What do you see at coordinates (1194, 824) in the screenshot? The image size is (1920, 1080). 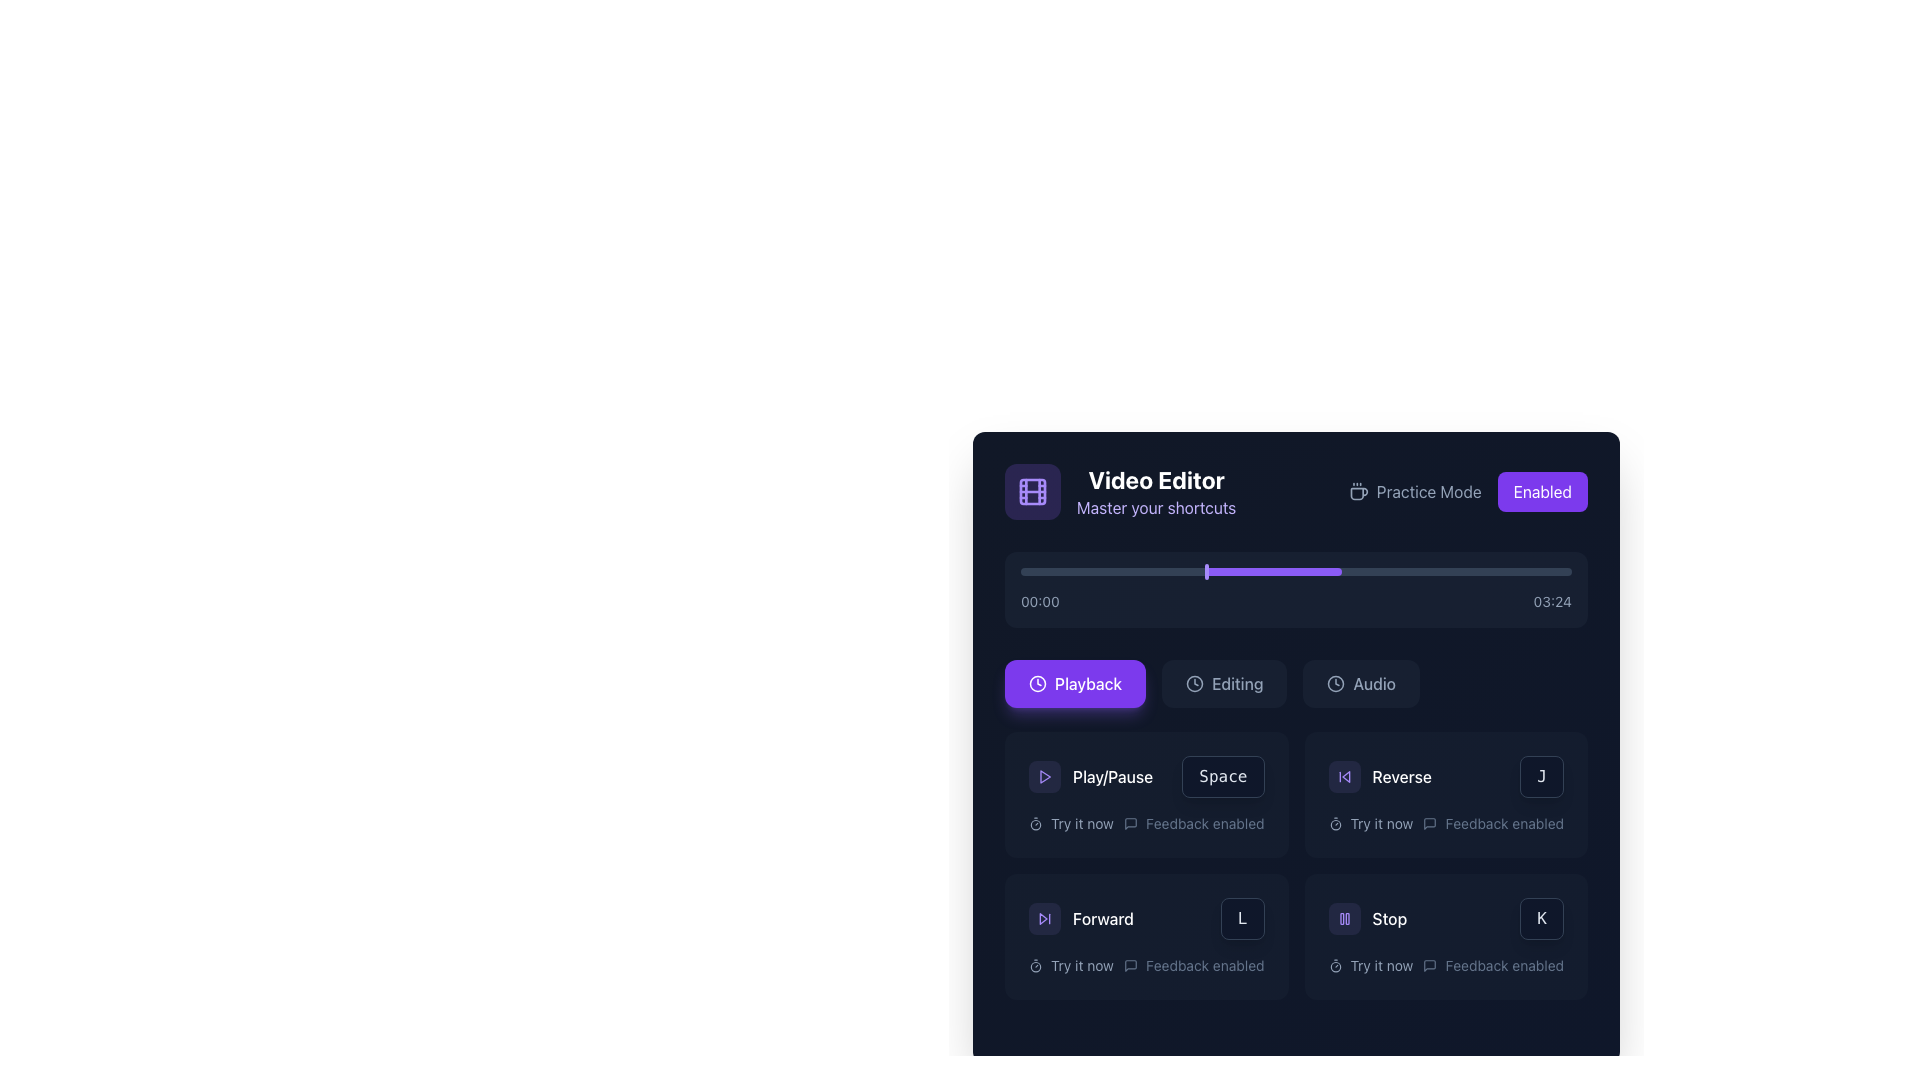 I see `the feedback label indicating that feedback is enabled for the 'Play/Pause' feature in the 'Try it now' section of the video editor interface` at bounding box center [1194, 824].